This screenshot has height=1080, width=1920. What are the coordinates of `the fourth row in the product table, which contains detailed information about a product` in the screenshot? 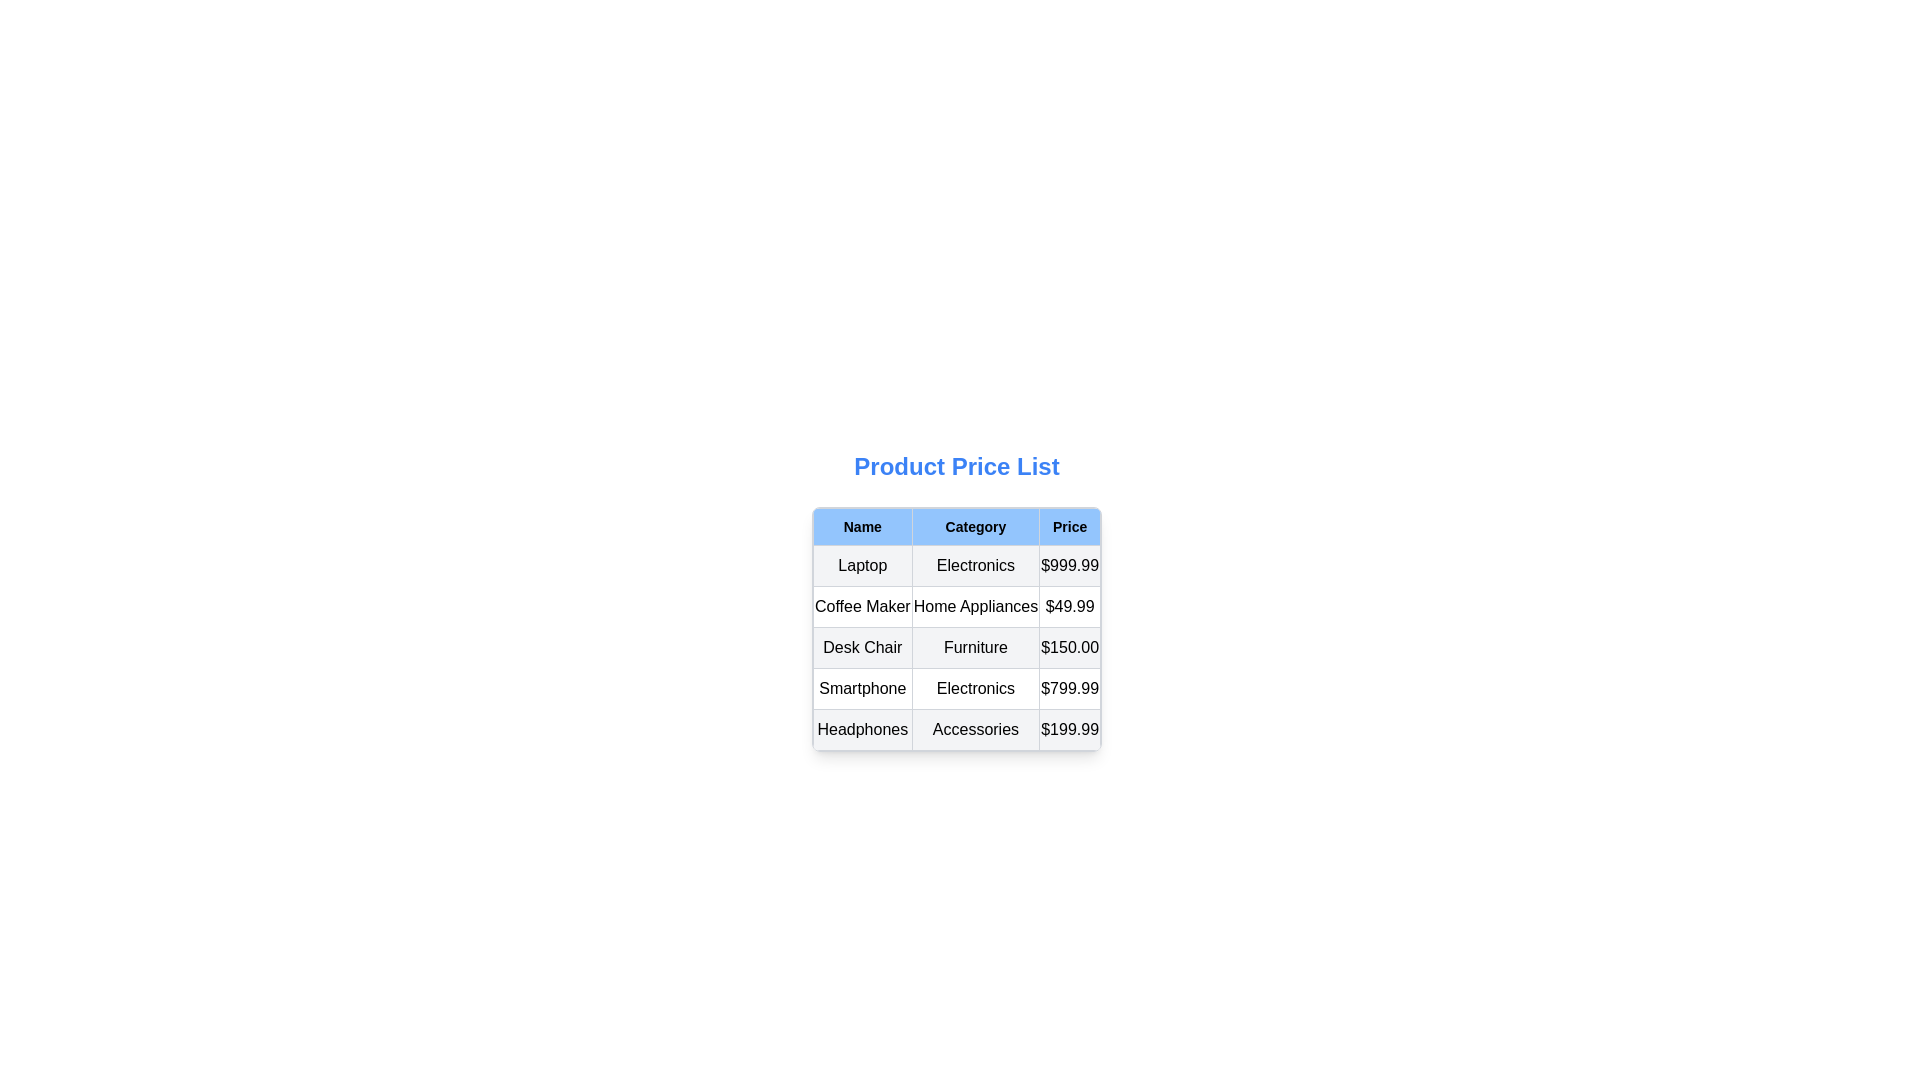 It's located at (955, 688).